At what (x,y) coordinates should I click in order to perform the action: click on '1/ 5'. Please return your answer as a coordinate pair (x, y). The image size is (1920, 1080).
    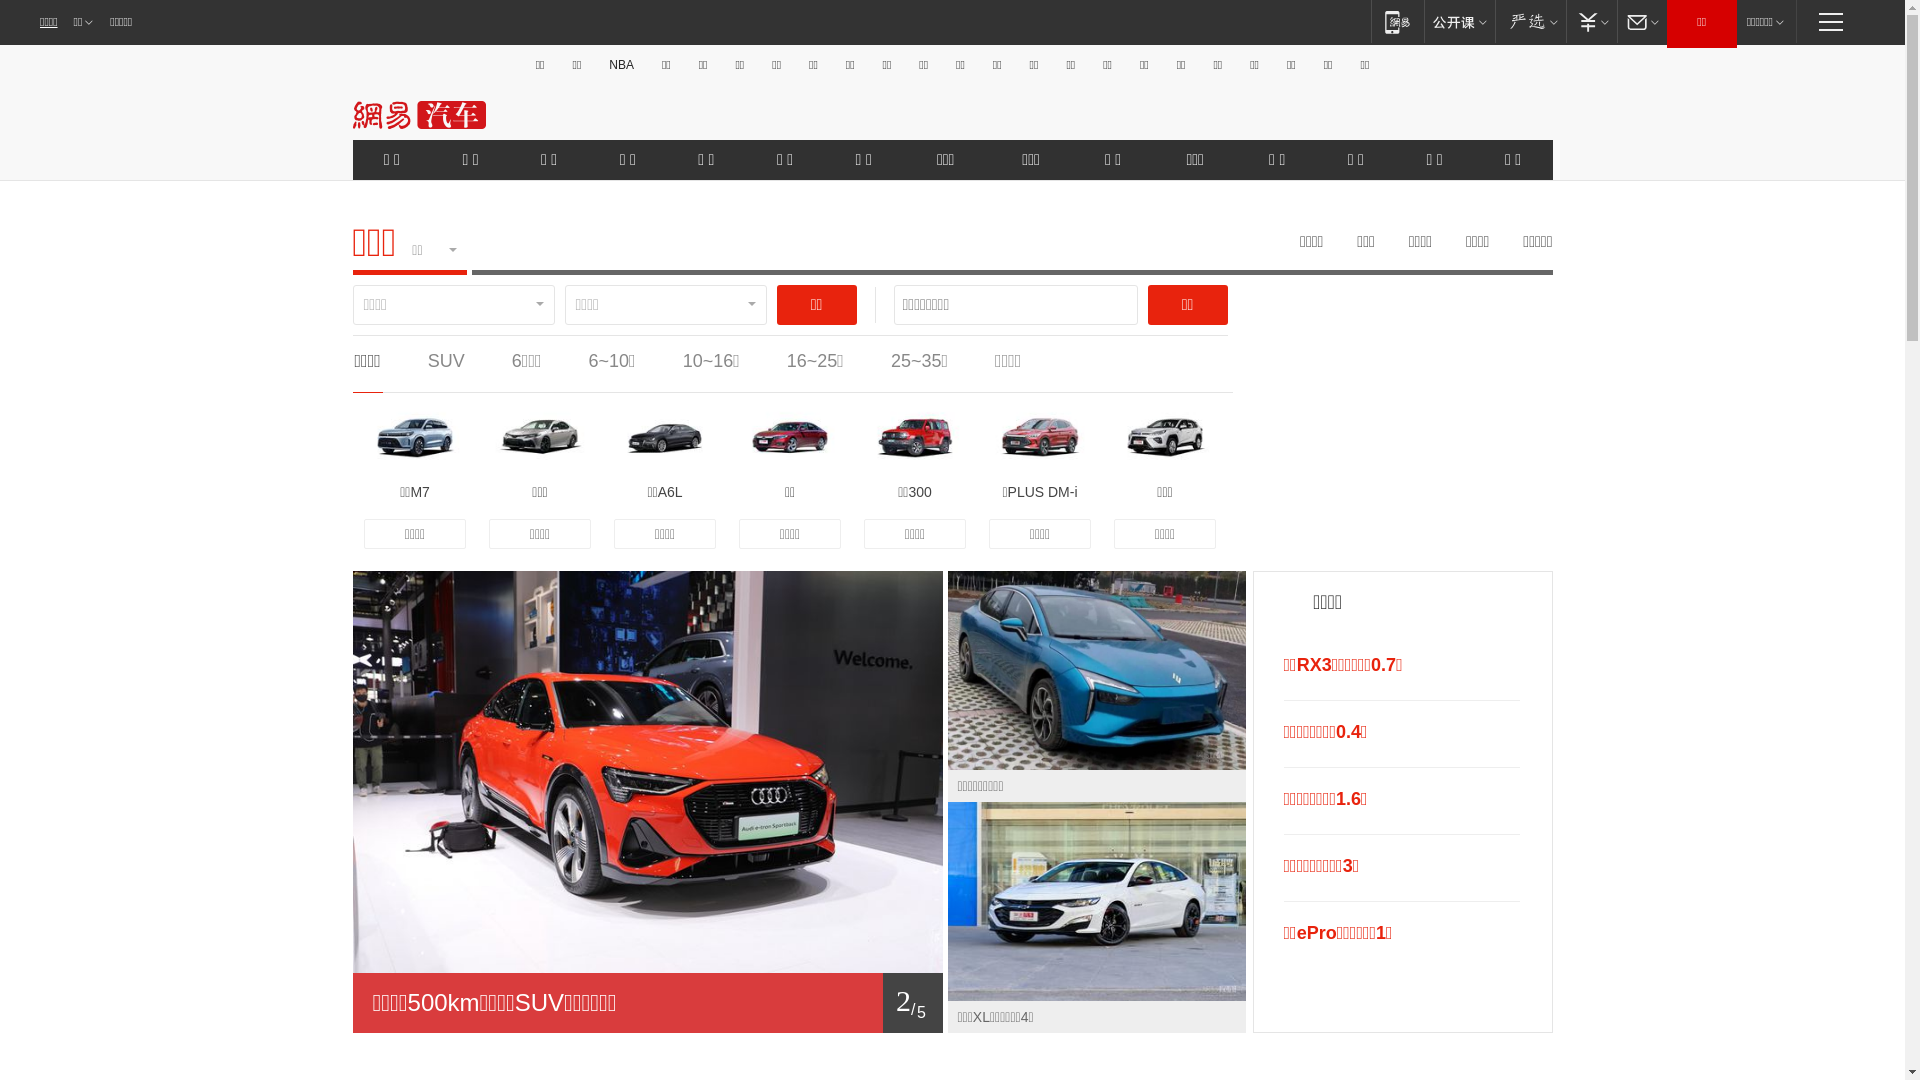
    Looking at the image, I should click on (647, 1002).